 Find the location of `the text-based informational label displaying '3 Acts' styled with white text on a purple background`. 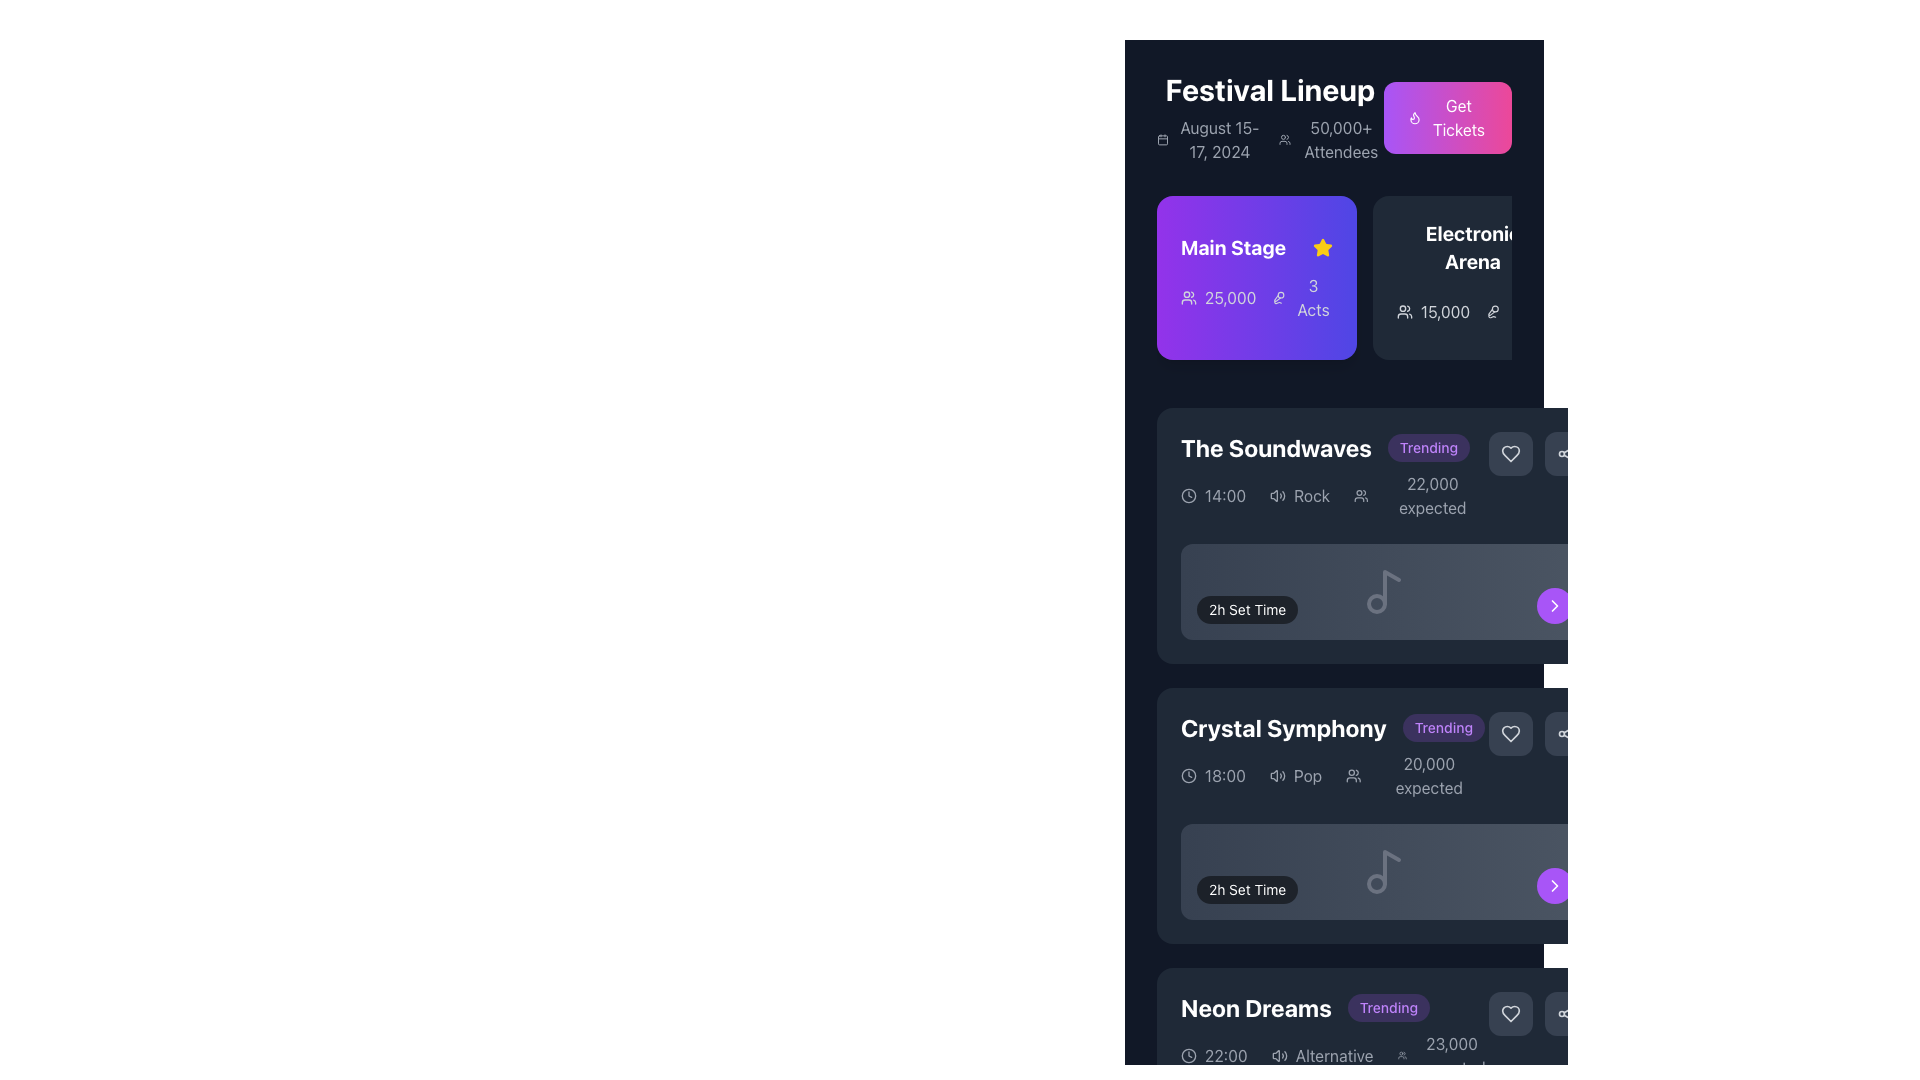

the text-based informational label displaying '3 Acts' styled with white text on a purple background is located at coordinates (1313, 297).